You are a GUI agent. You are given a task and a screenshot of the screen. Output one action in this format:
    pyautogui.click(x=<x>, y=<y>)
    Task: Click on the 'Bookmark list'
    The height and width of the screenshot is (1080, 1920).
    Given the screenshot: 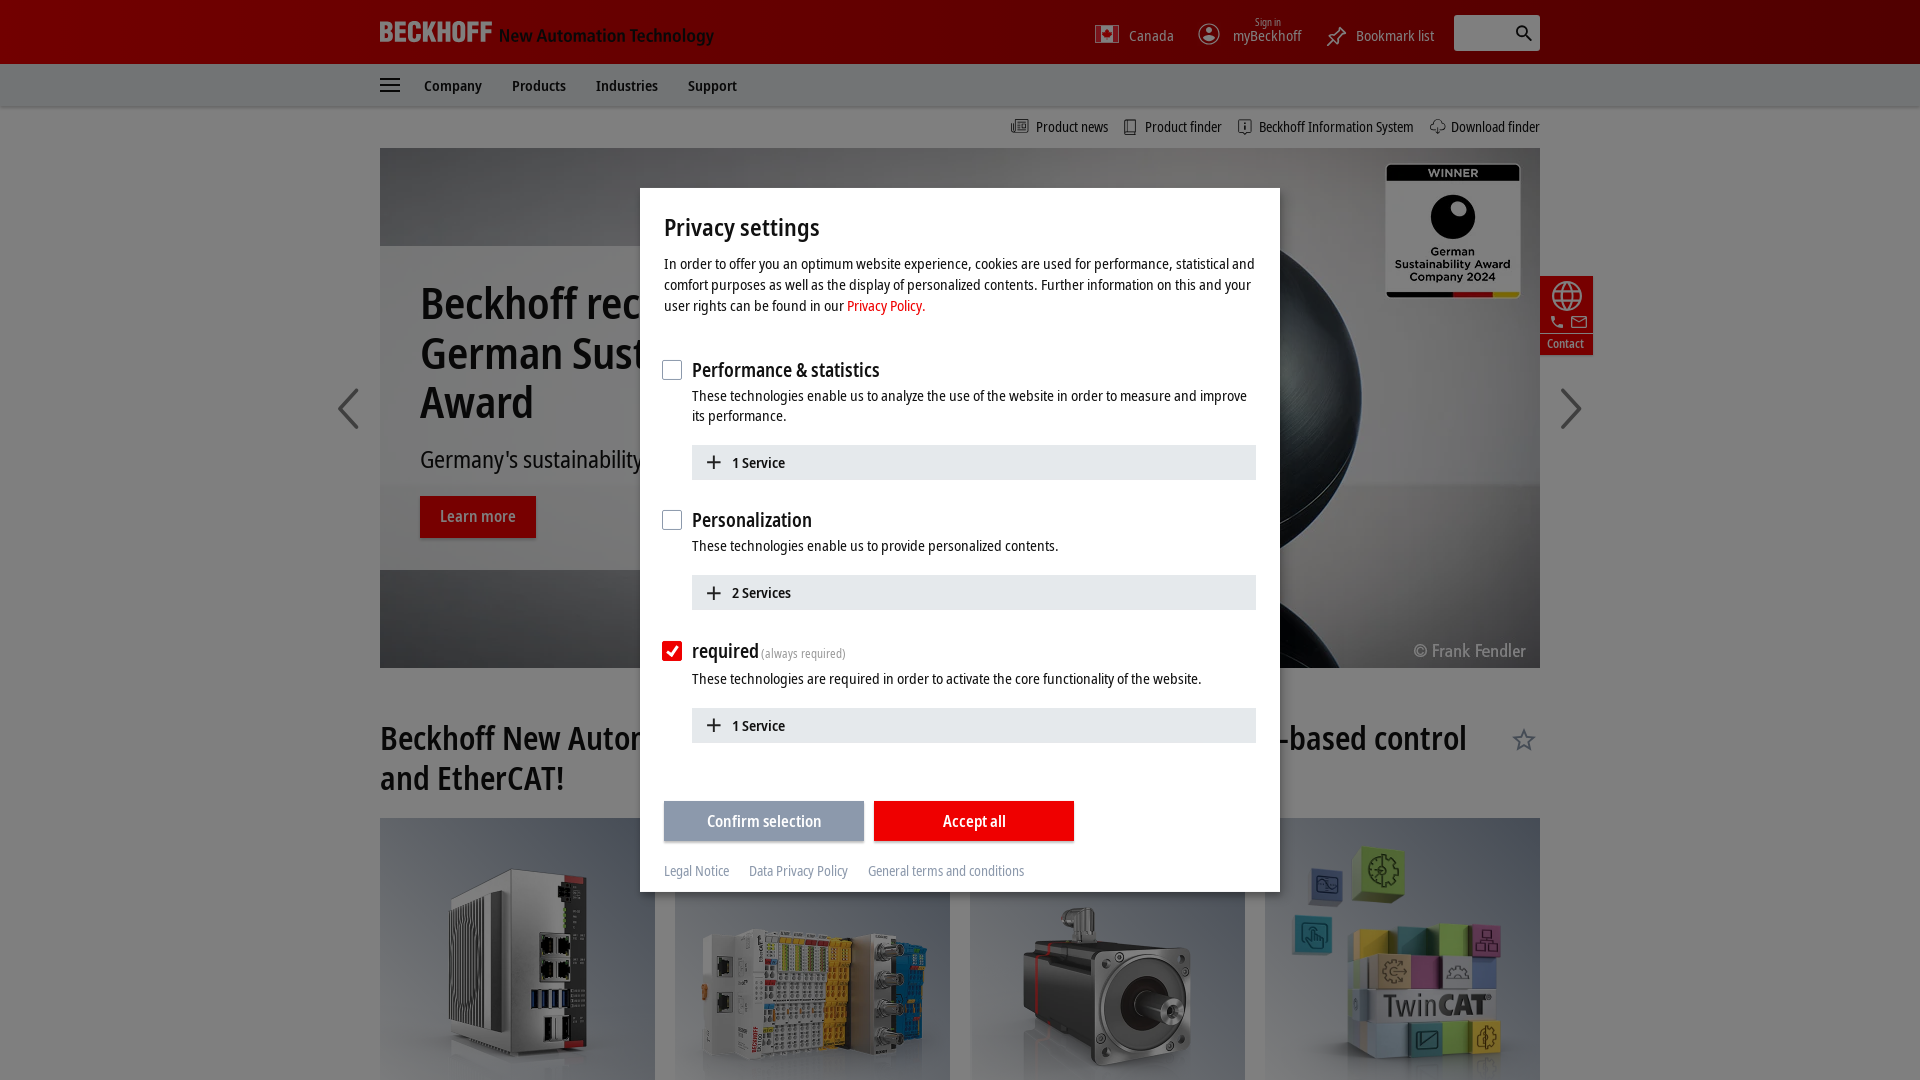 What is the action you would take?
    pyautogui.click(x=1377, y=32)
    